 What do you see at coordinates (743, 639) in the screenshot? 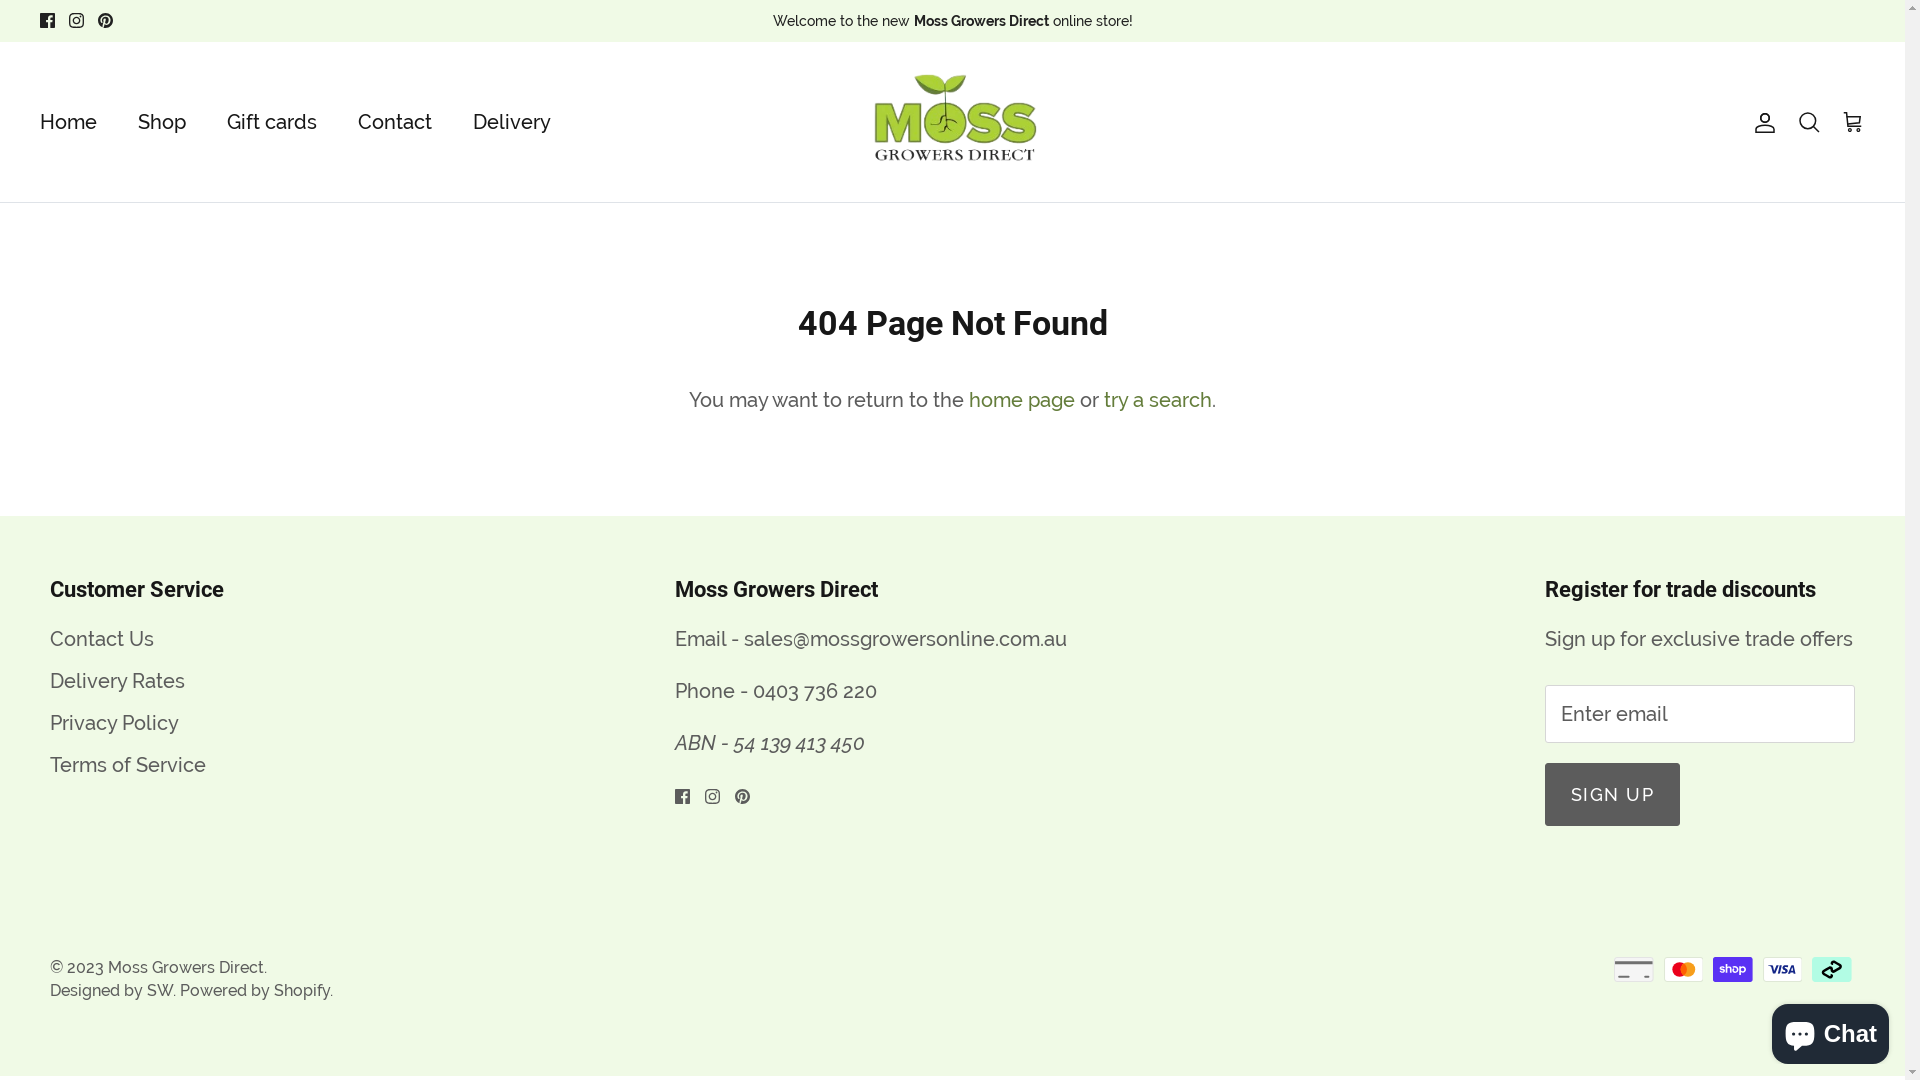
I see `'sales@mossgrowersonline.com.au'` at bounding box center [743, 639].